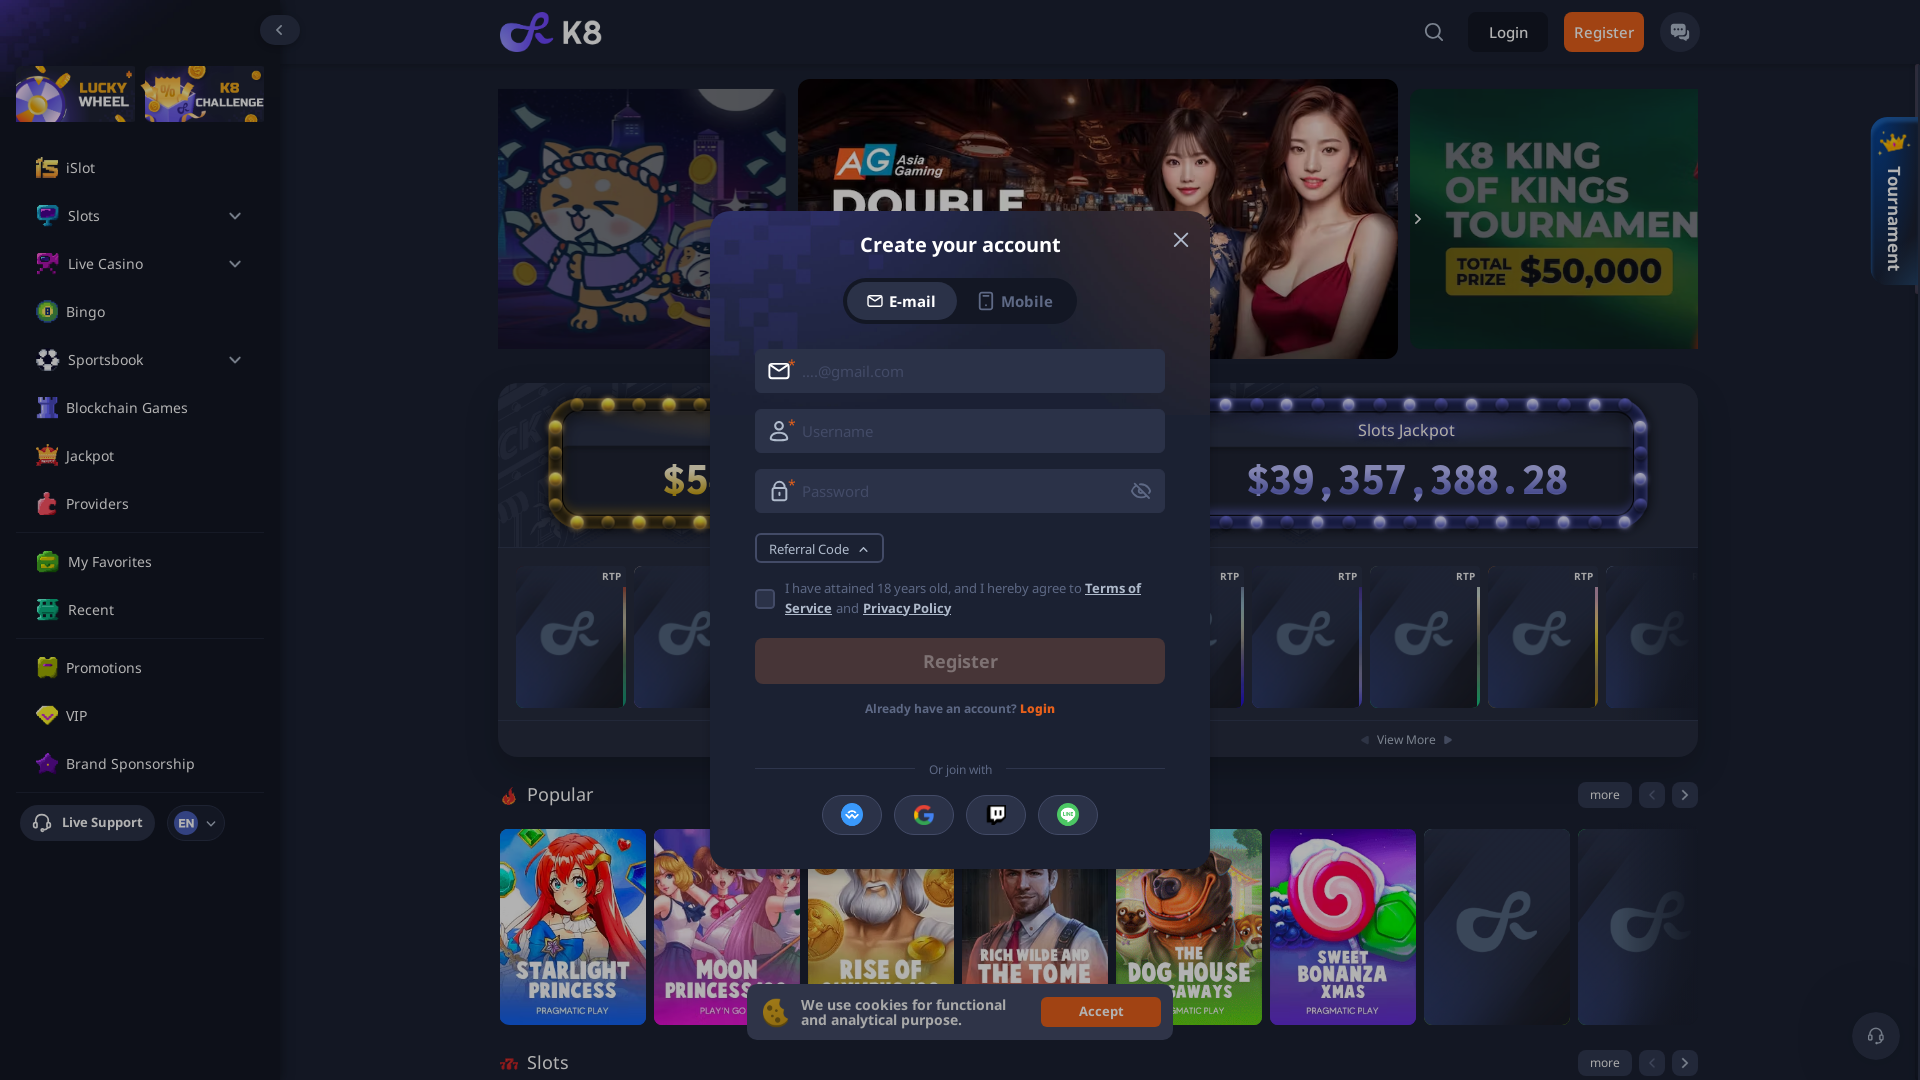  I want to click on 'Promotions', so click(153, 667).